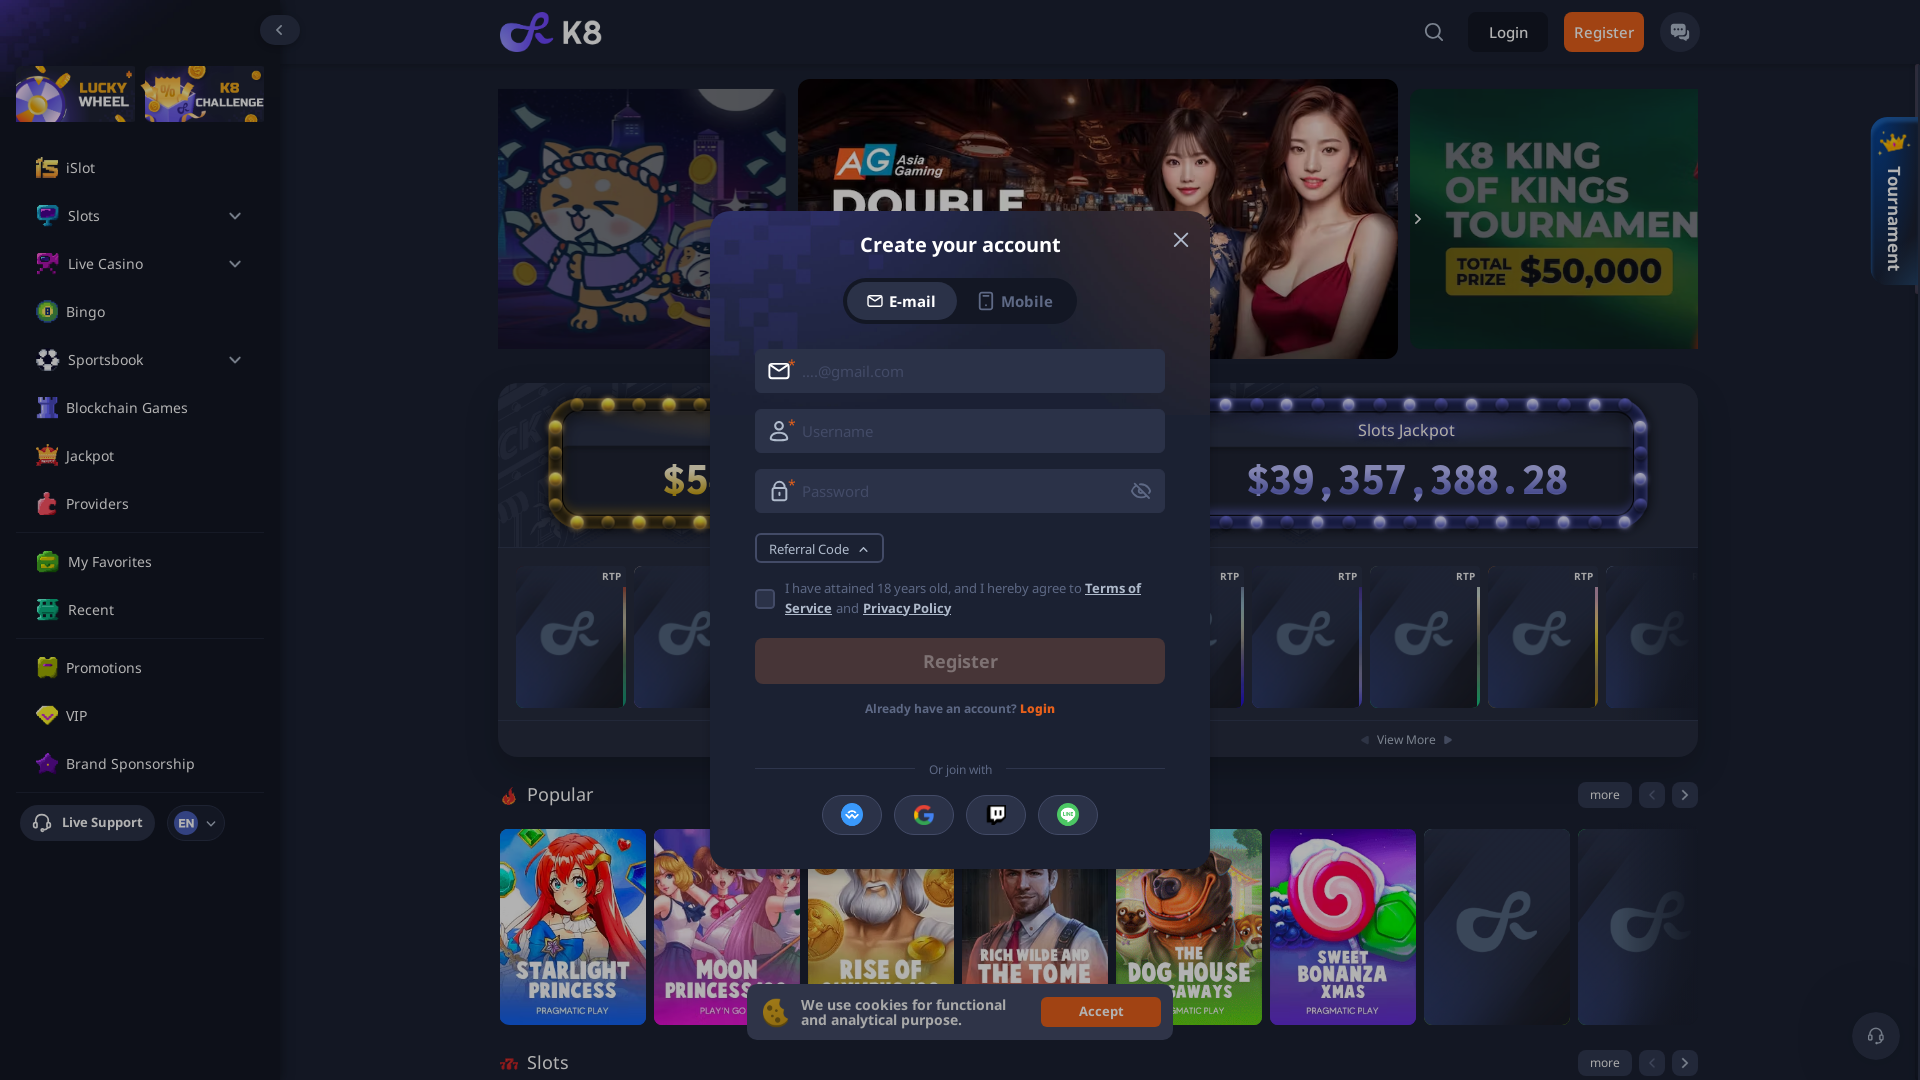  I want to click on 'Promotions', so click(153, 667).